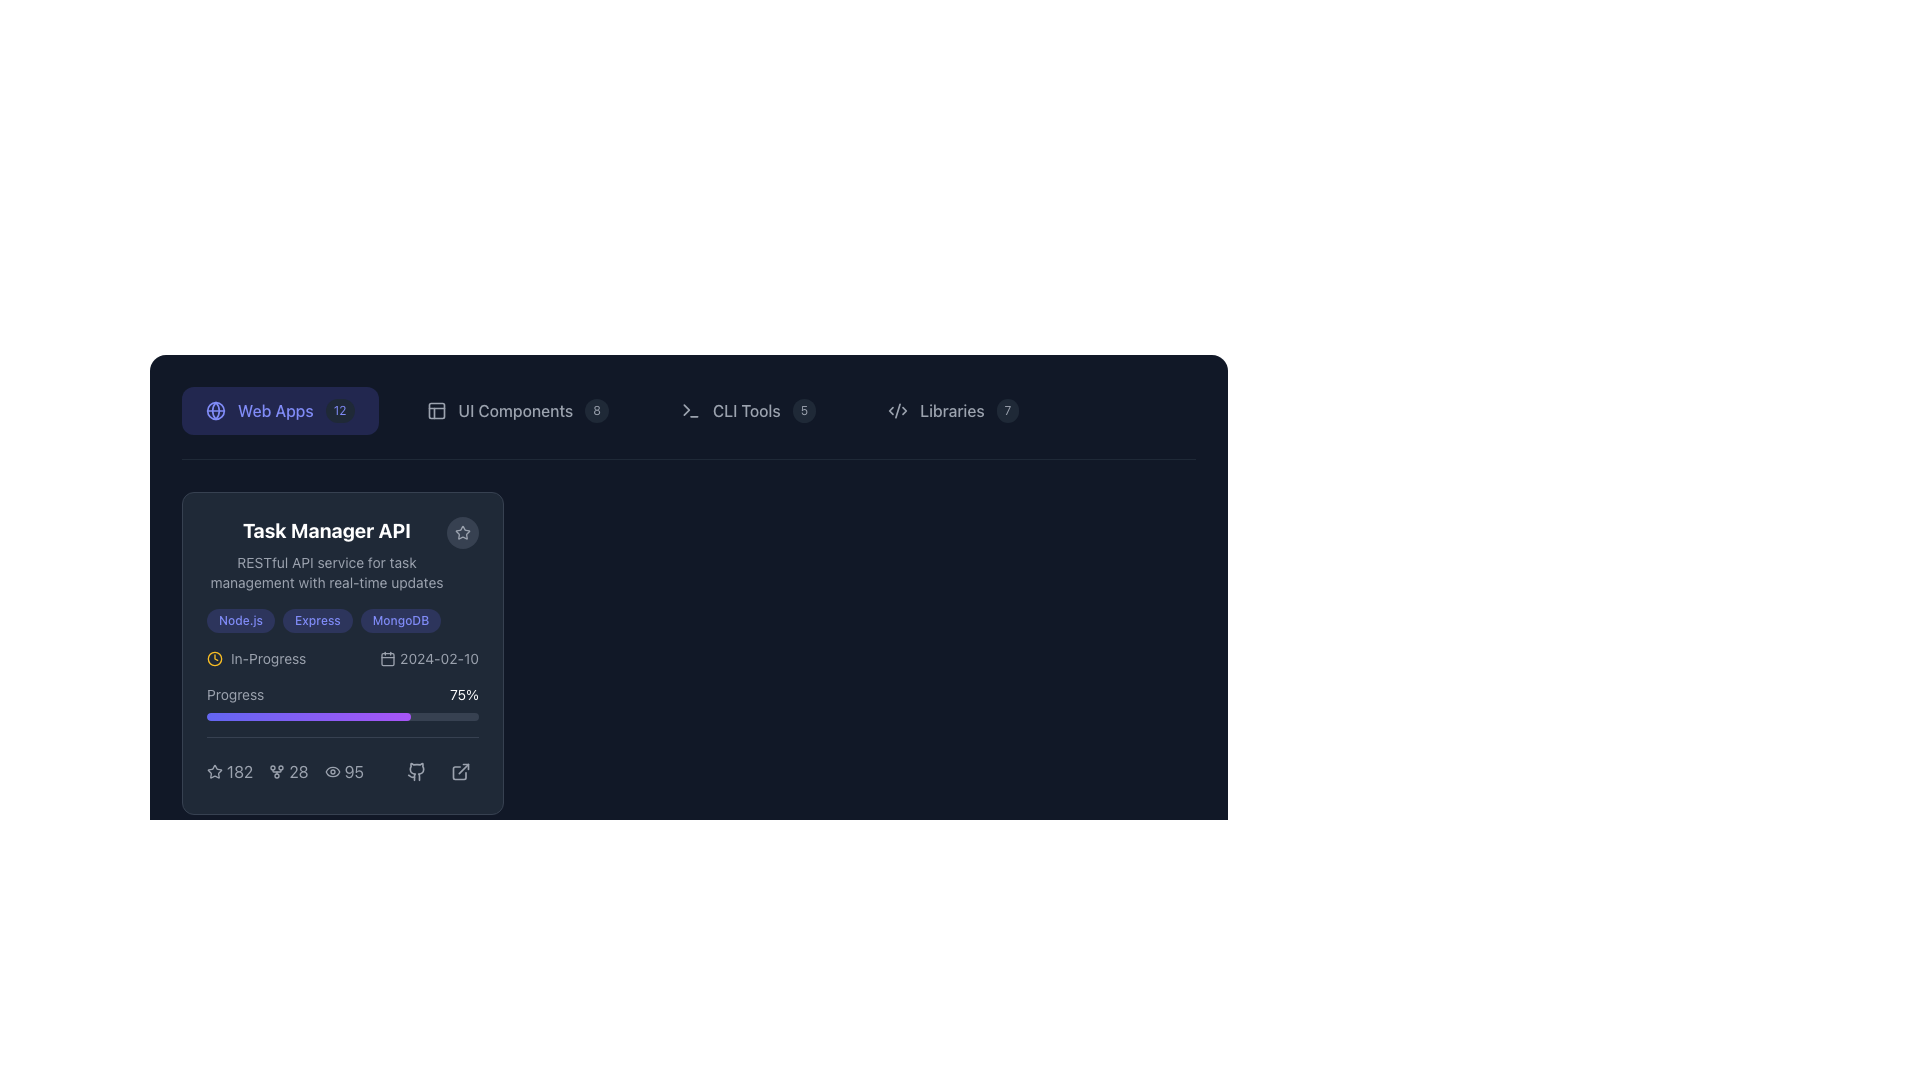 Image resolution: width=1920 pixels, height=1080 pixels. Describe the element at coordinates (342, 763) in the screenshot. I see `view count number displayed in the text label located at the bottom of the card, which is the third metric in a row of text-and-icon pairs, positioned directly right of the view count icon` at that location.